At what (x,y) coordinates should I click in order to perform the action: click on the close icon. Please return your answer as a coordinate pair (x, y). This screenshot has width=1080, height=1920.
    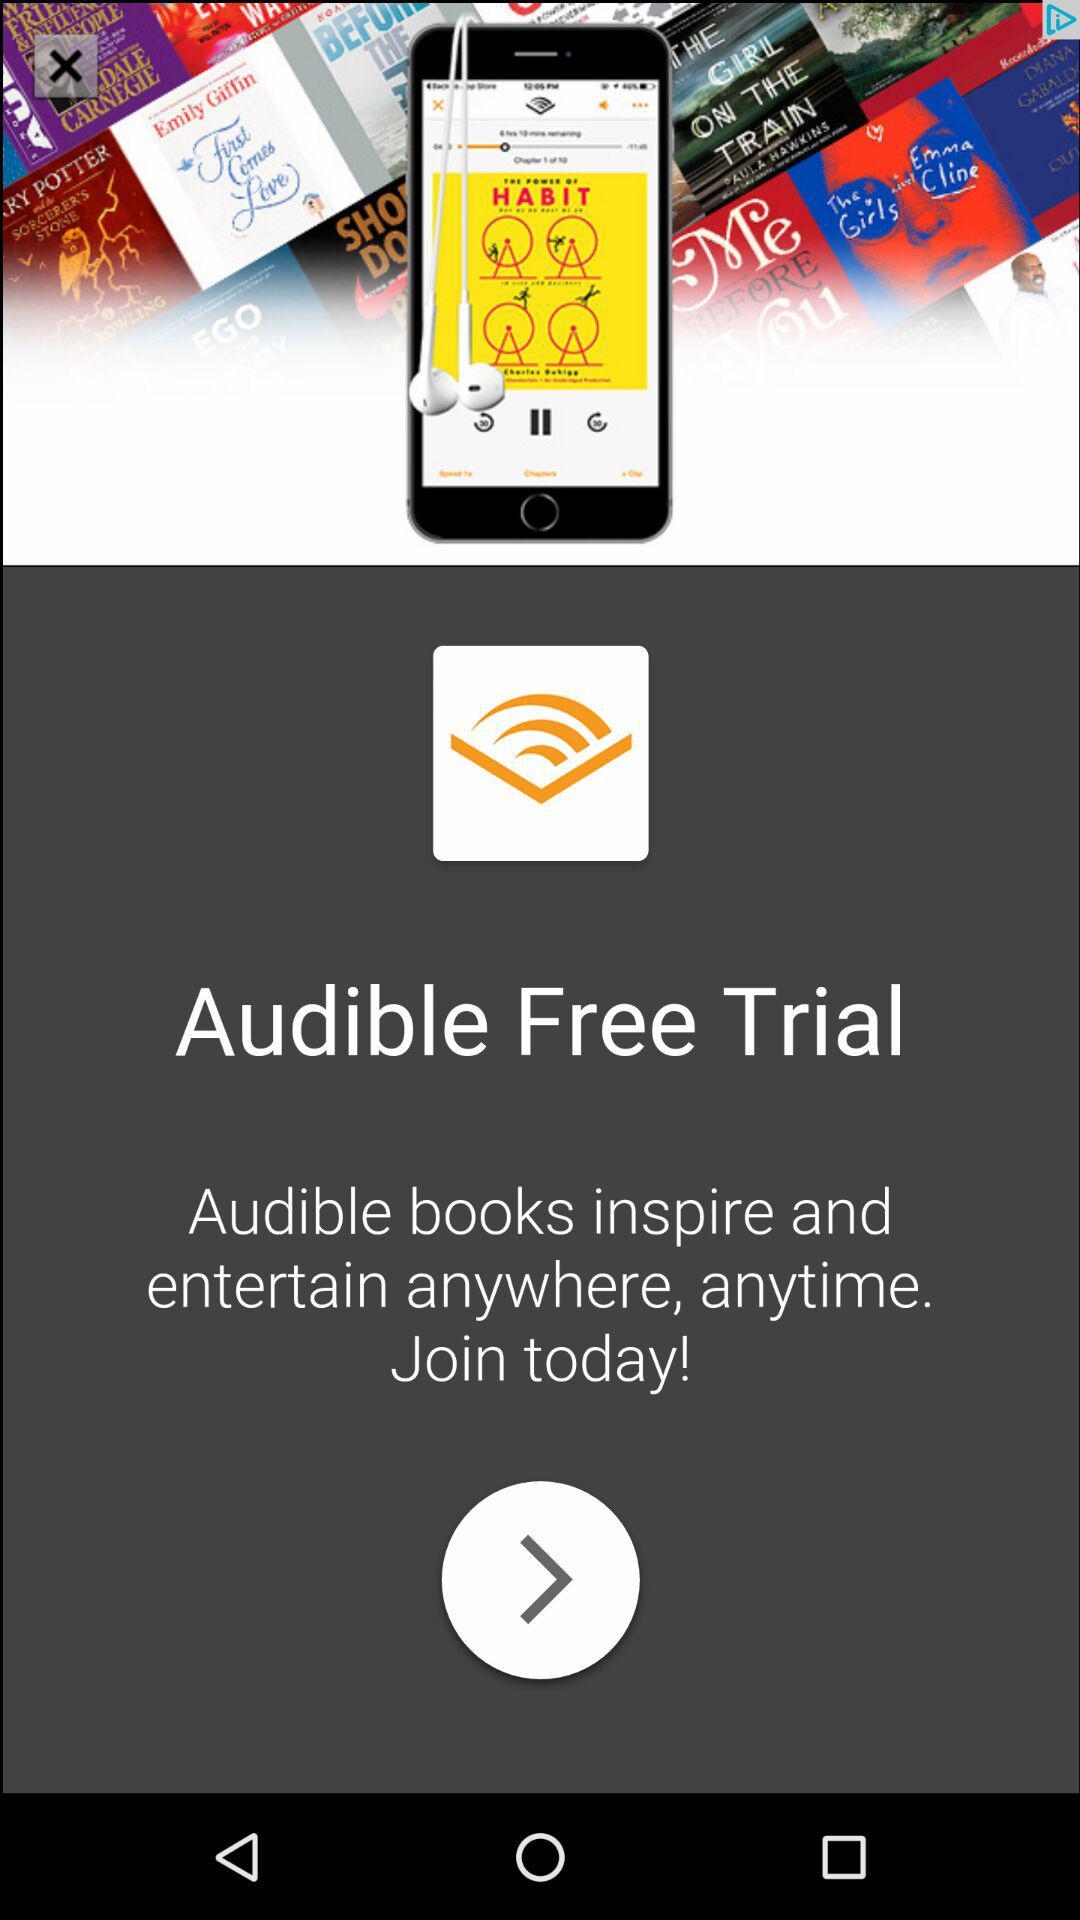
    Looking at the image, I should click on (64, 70).